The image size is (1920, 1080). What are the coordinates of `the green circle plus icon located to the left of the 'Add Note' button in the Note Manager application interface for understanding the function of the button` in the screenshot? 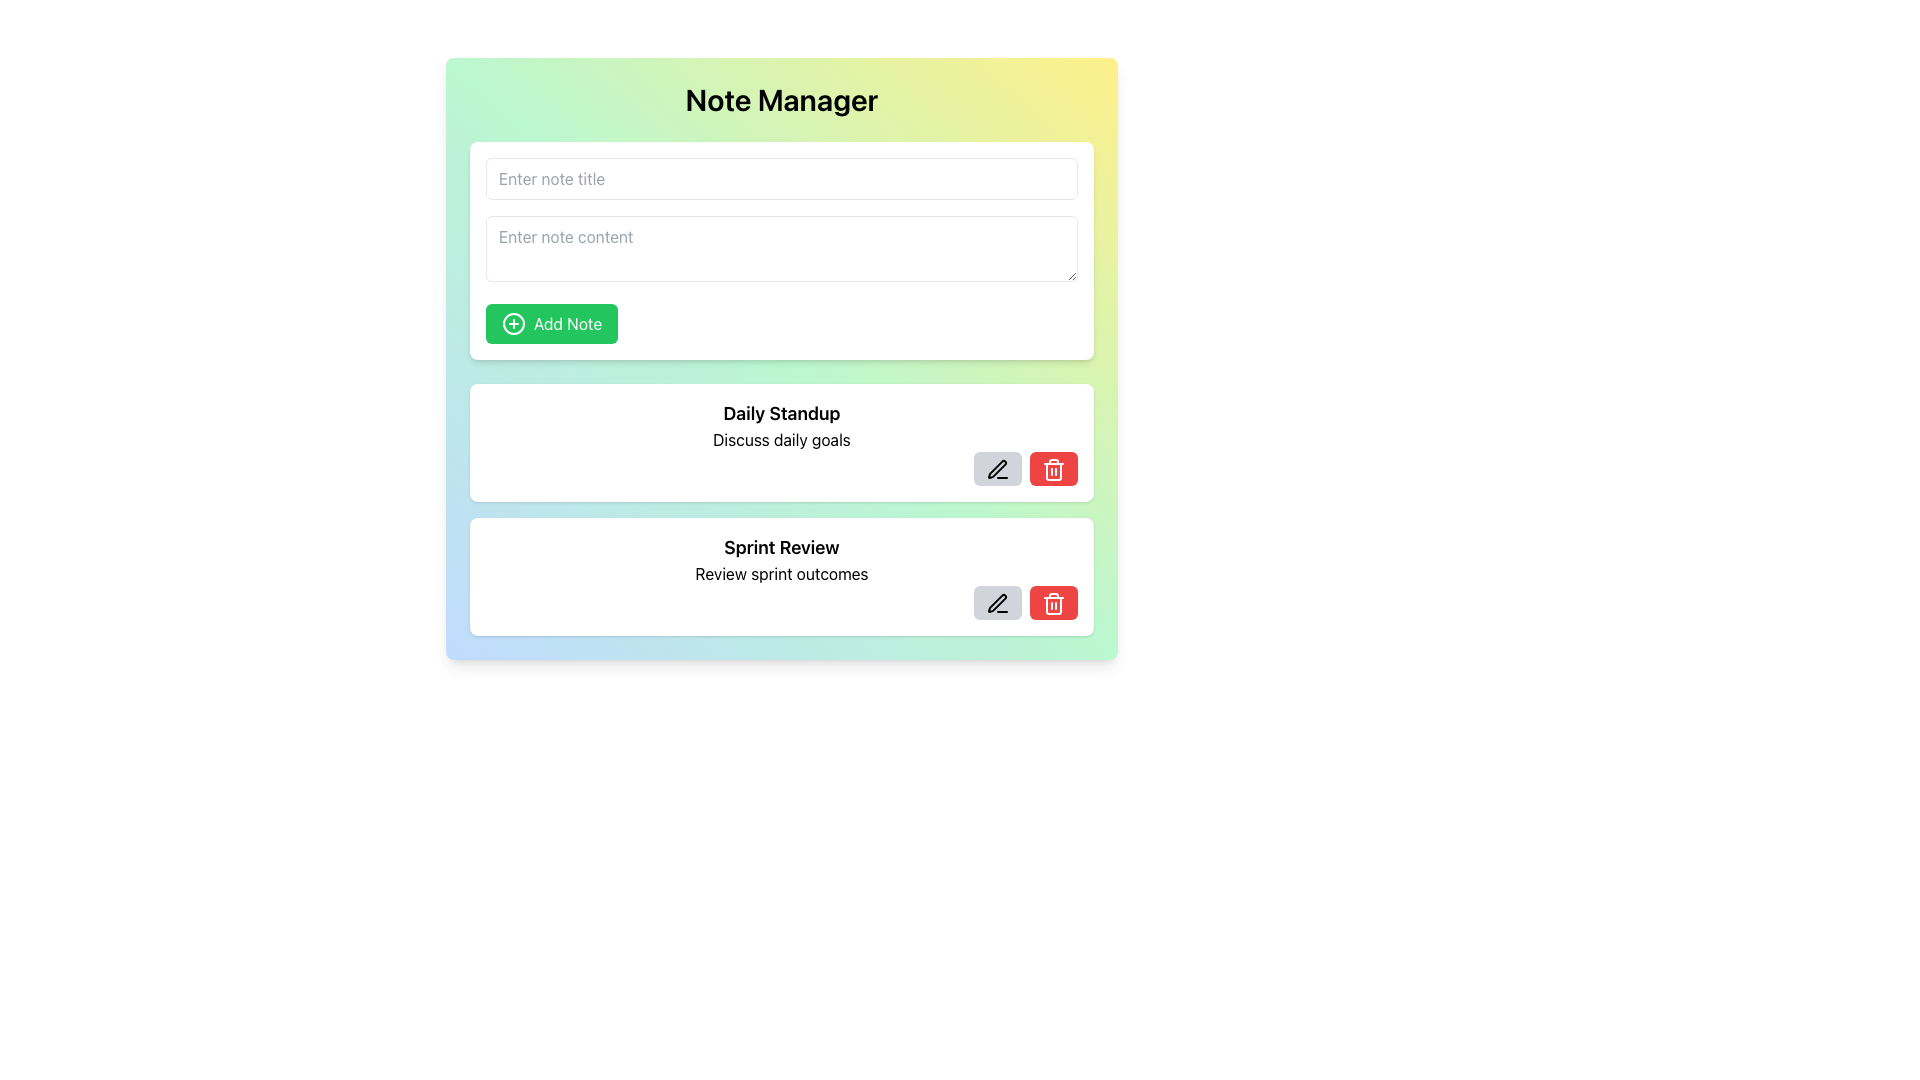 It's located at (513, 323).